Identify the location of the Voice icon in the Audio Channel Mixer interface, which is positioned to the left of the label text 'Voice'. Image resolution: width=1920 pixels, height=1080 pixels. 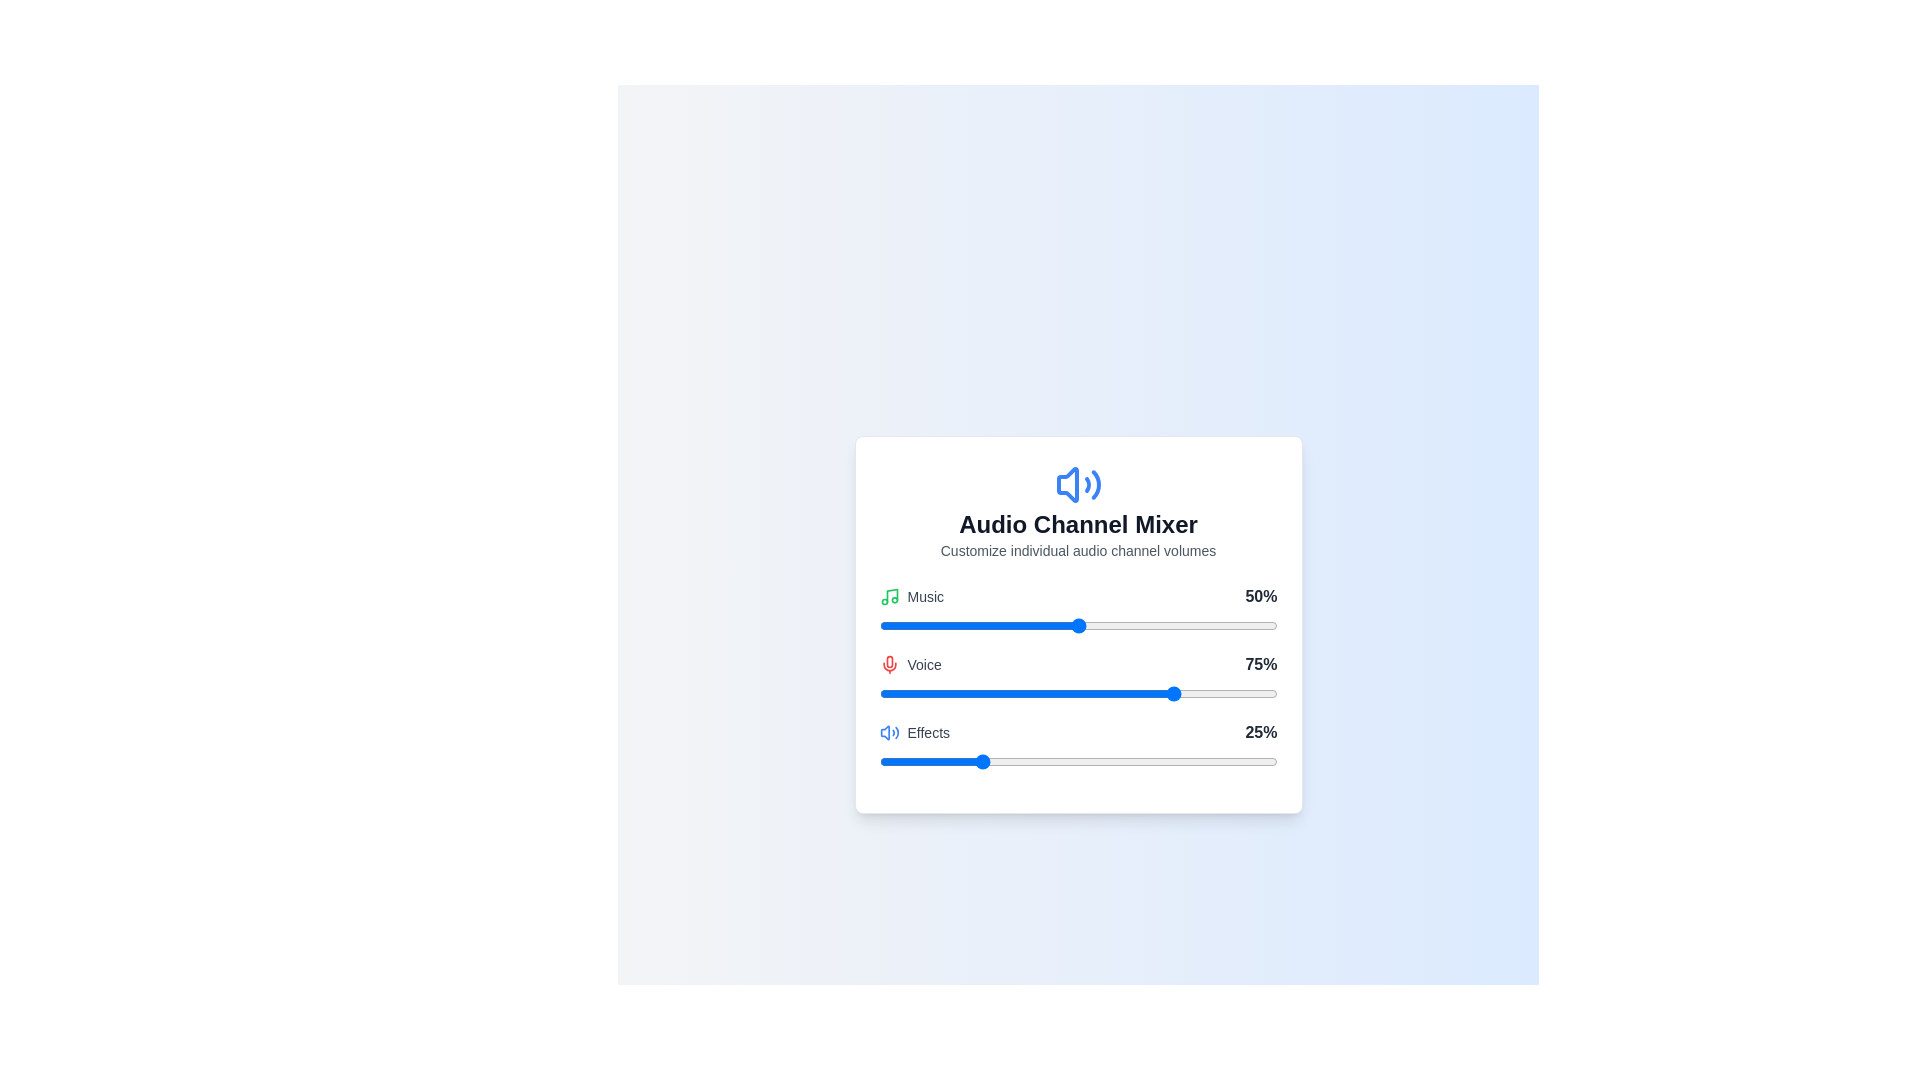
(888, 664).